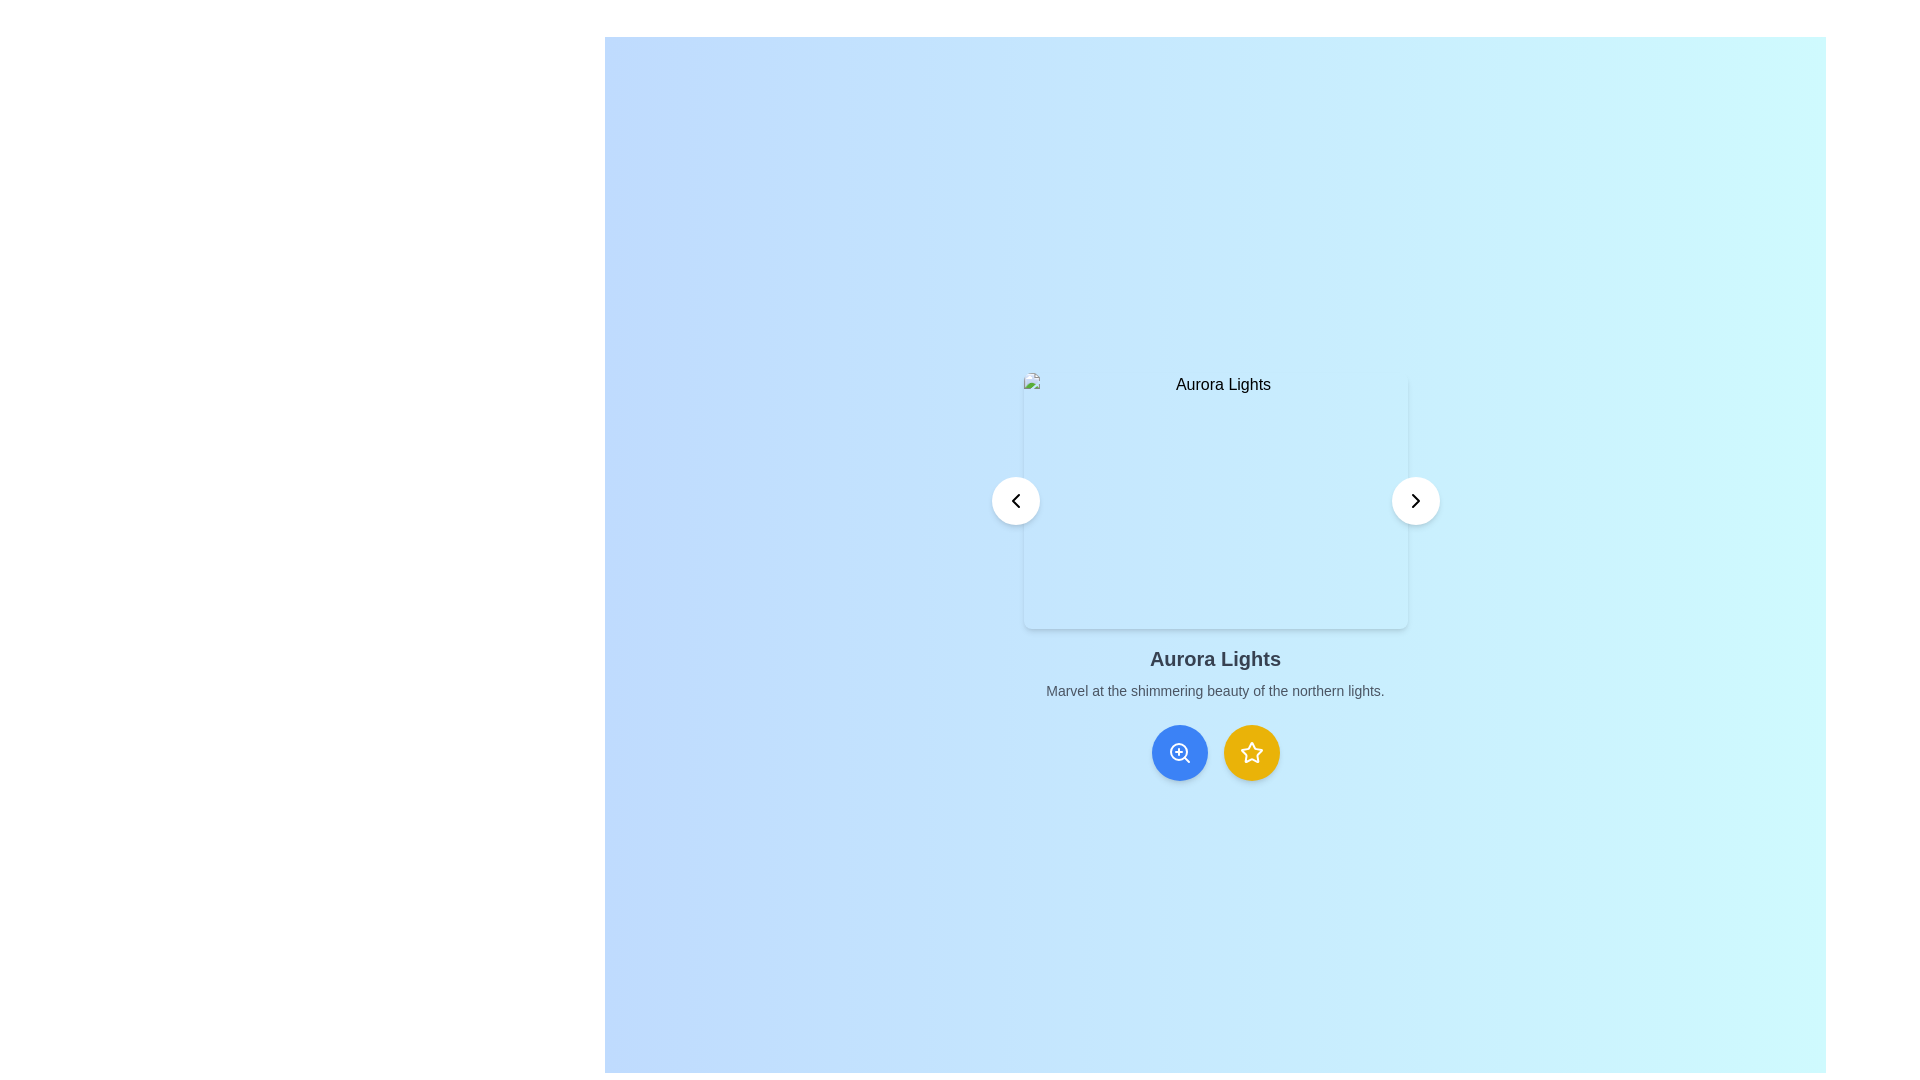  I want to click on the star icon, which is styled as a button for marking favorites or ratings, located near the center-right of the interface, so click(1250, 752).